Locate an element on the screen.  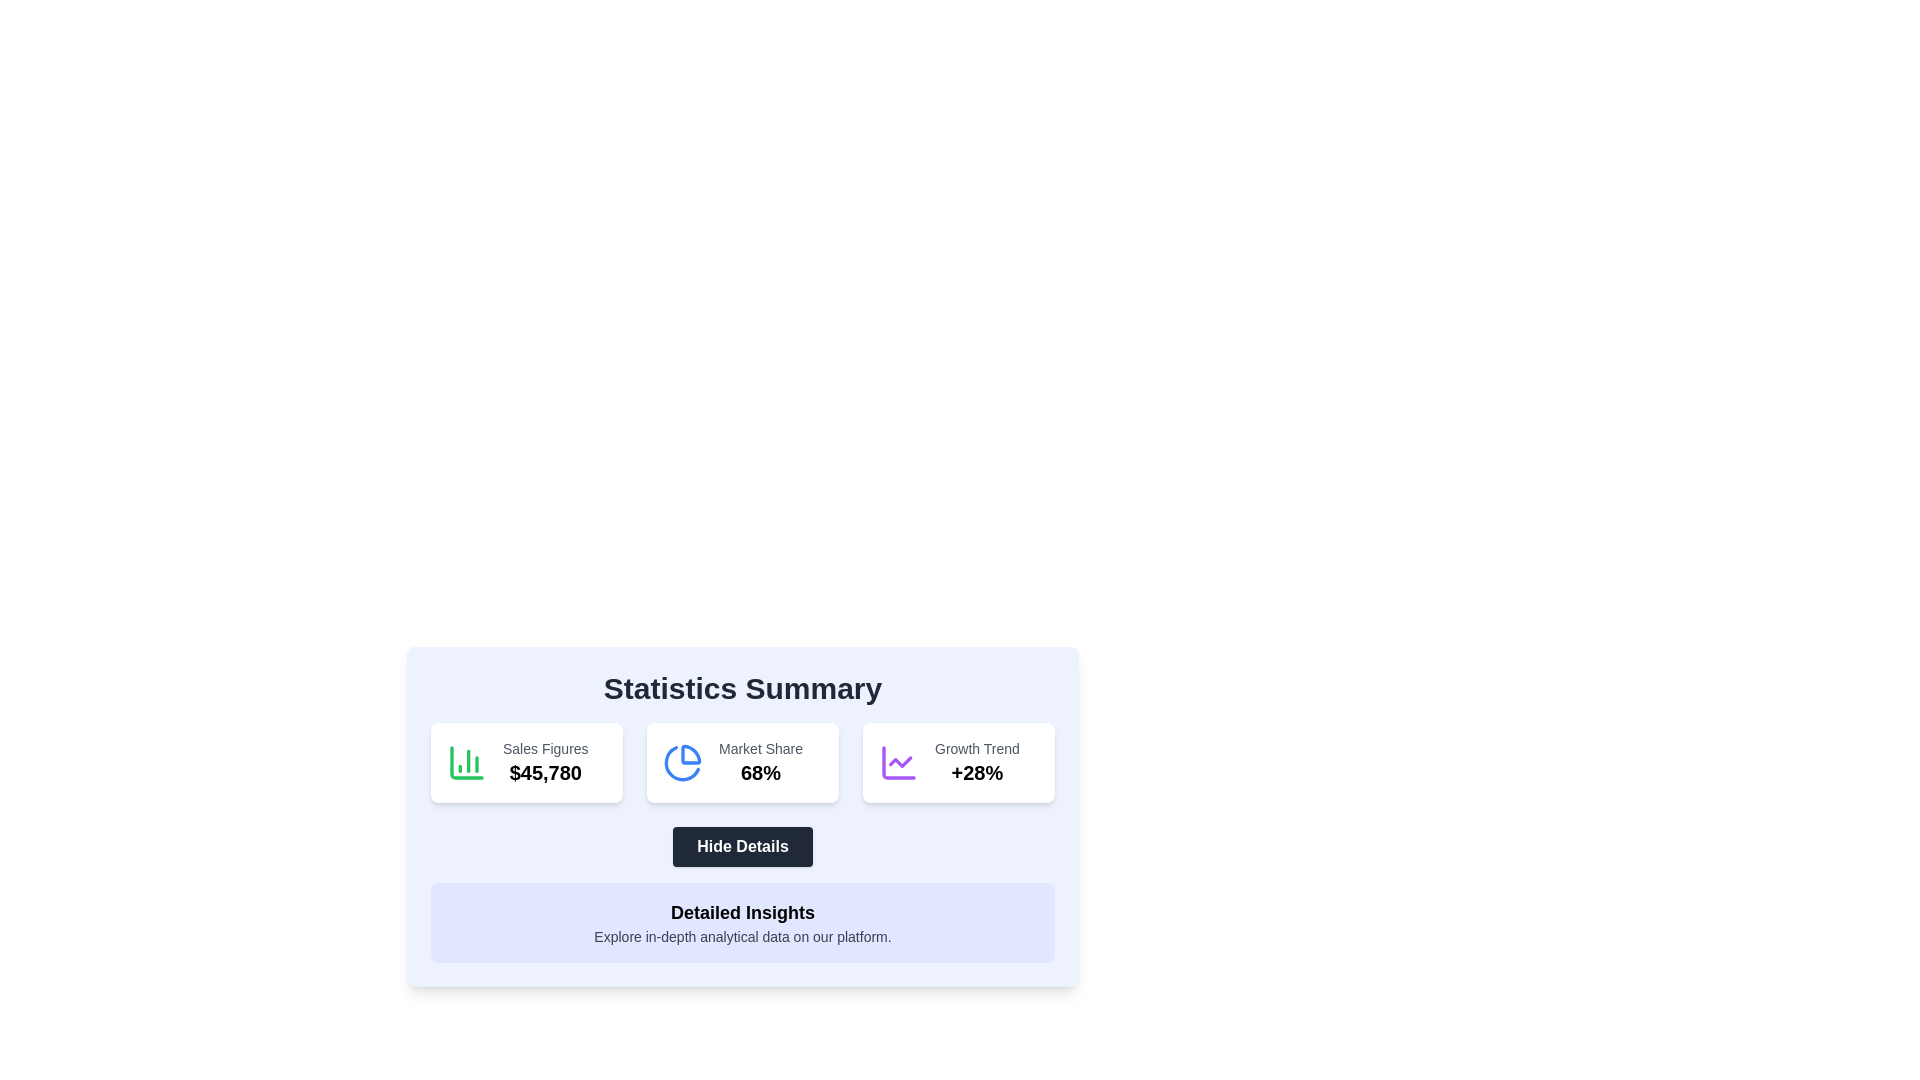
the Text display that shows the percentage change in the 'Growth Trend' card within the 'Statistics Summary' section is located at coordinates (977, 771).